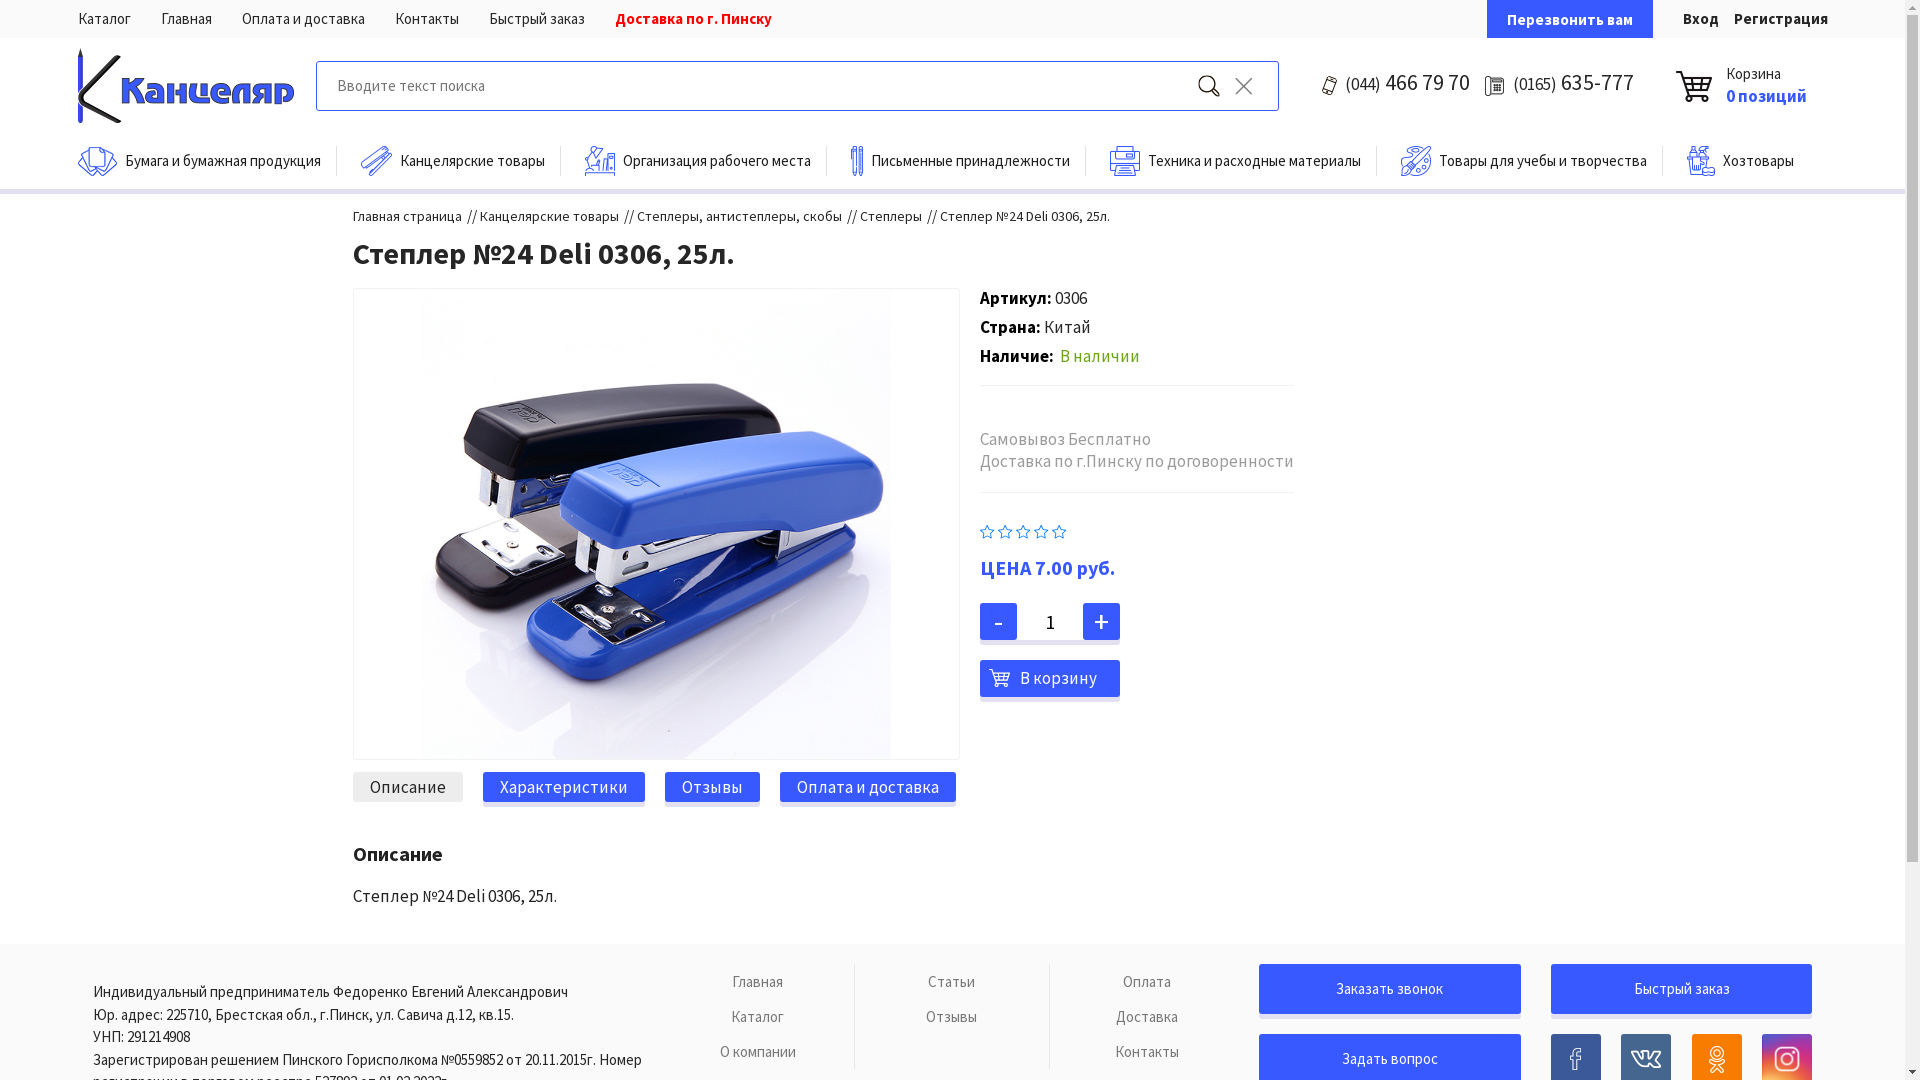 The width and height of the screenshot is (1920, 1080). What do you see at coordinates (1040, 528) in the screenshot?
I see `'4'` at bounding box center [1040, 528].